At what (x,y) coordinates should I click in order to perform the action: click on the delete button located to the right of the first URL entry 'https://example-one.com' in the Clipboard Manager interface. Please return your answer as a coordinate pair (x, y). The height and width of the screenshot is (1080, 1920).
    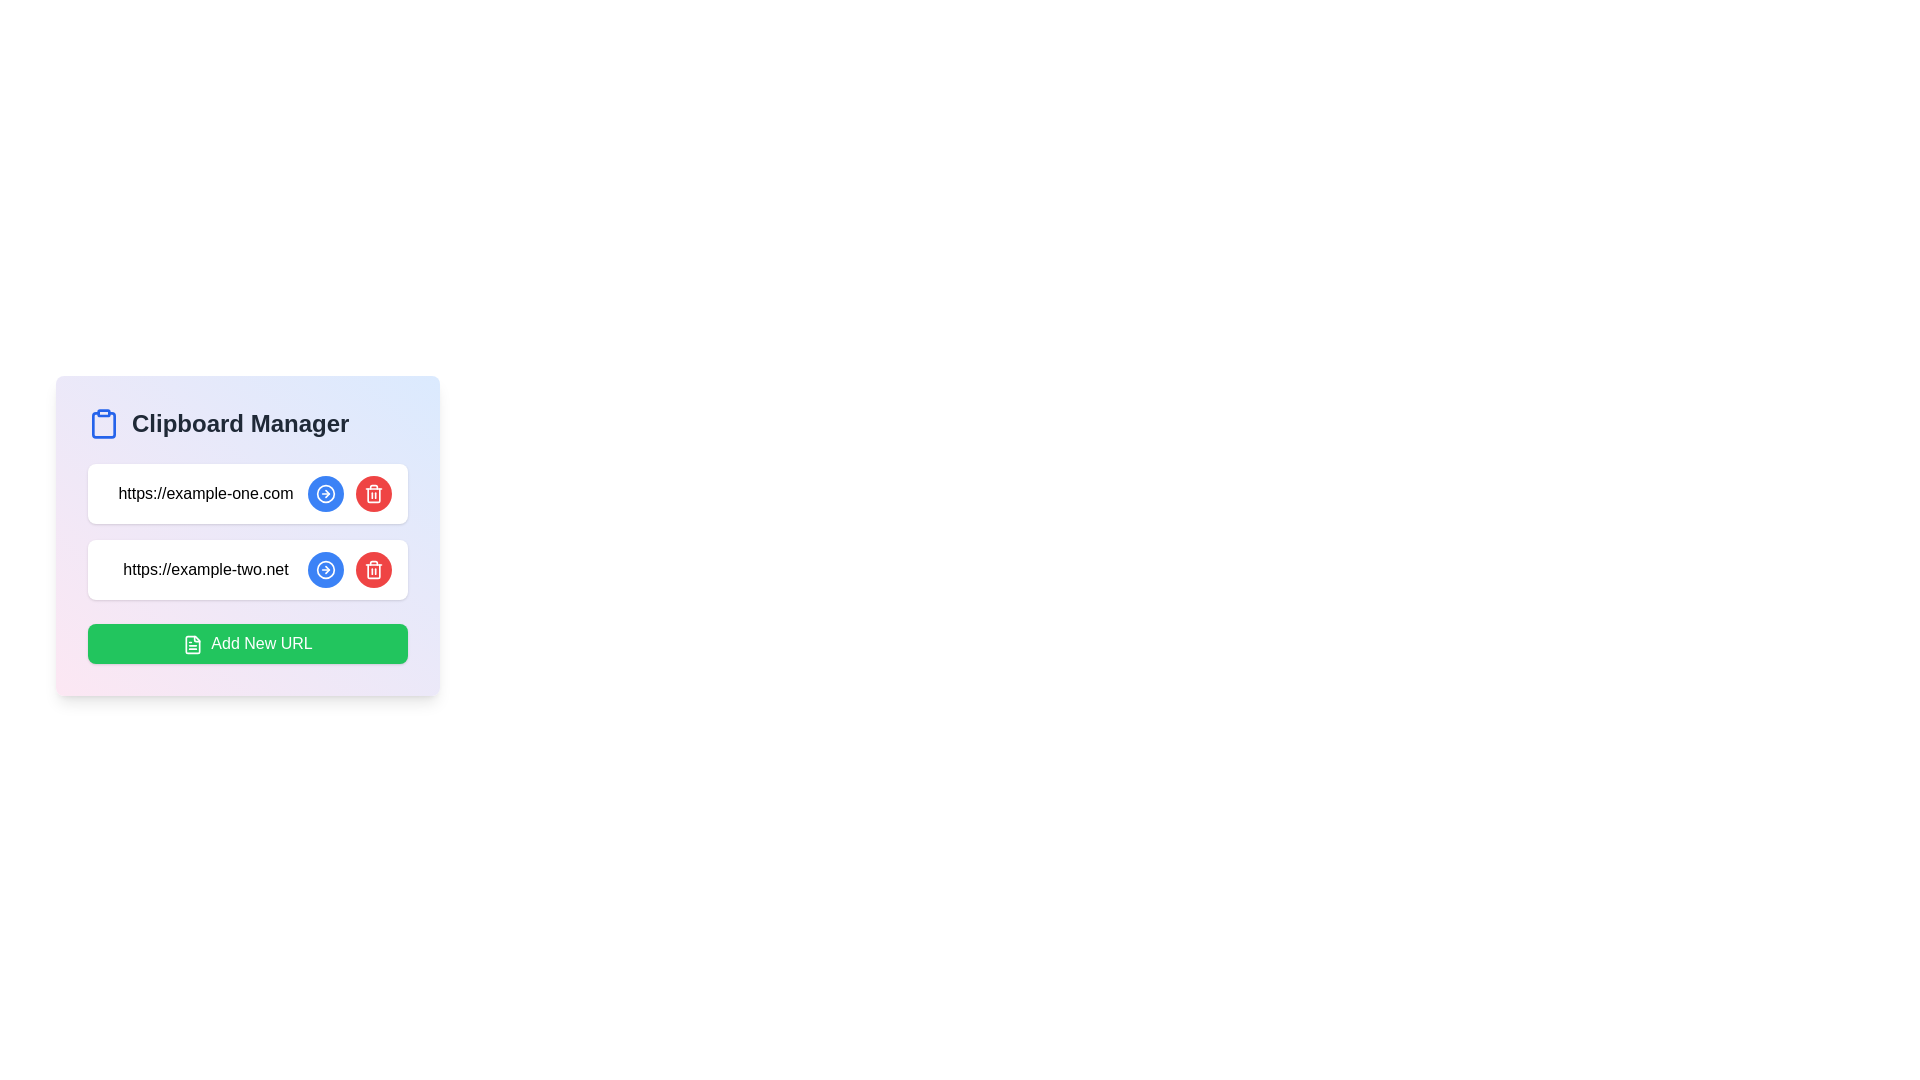
    Looking at the image, I should click on (374, 493).